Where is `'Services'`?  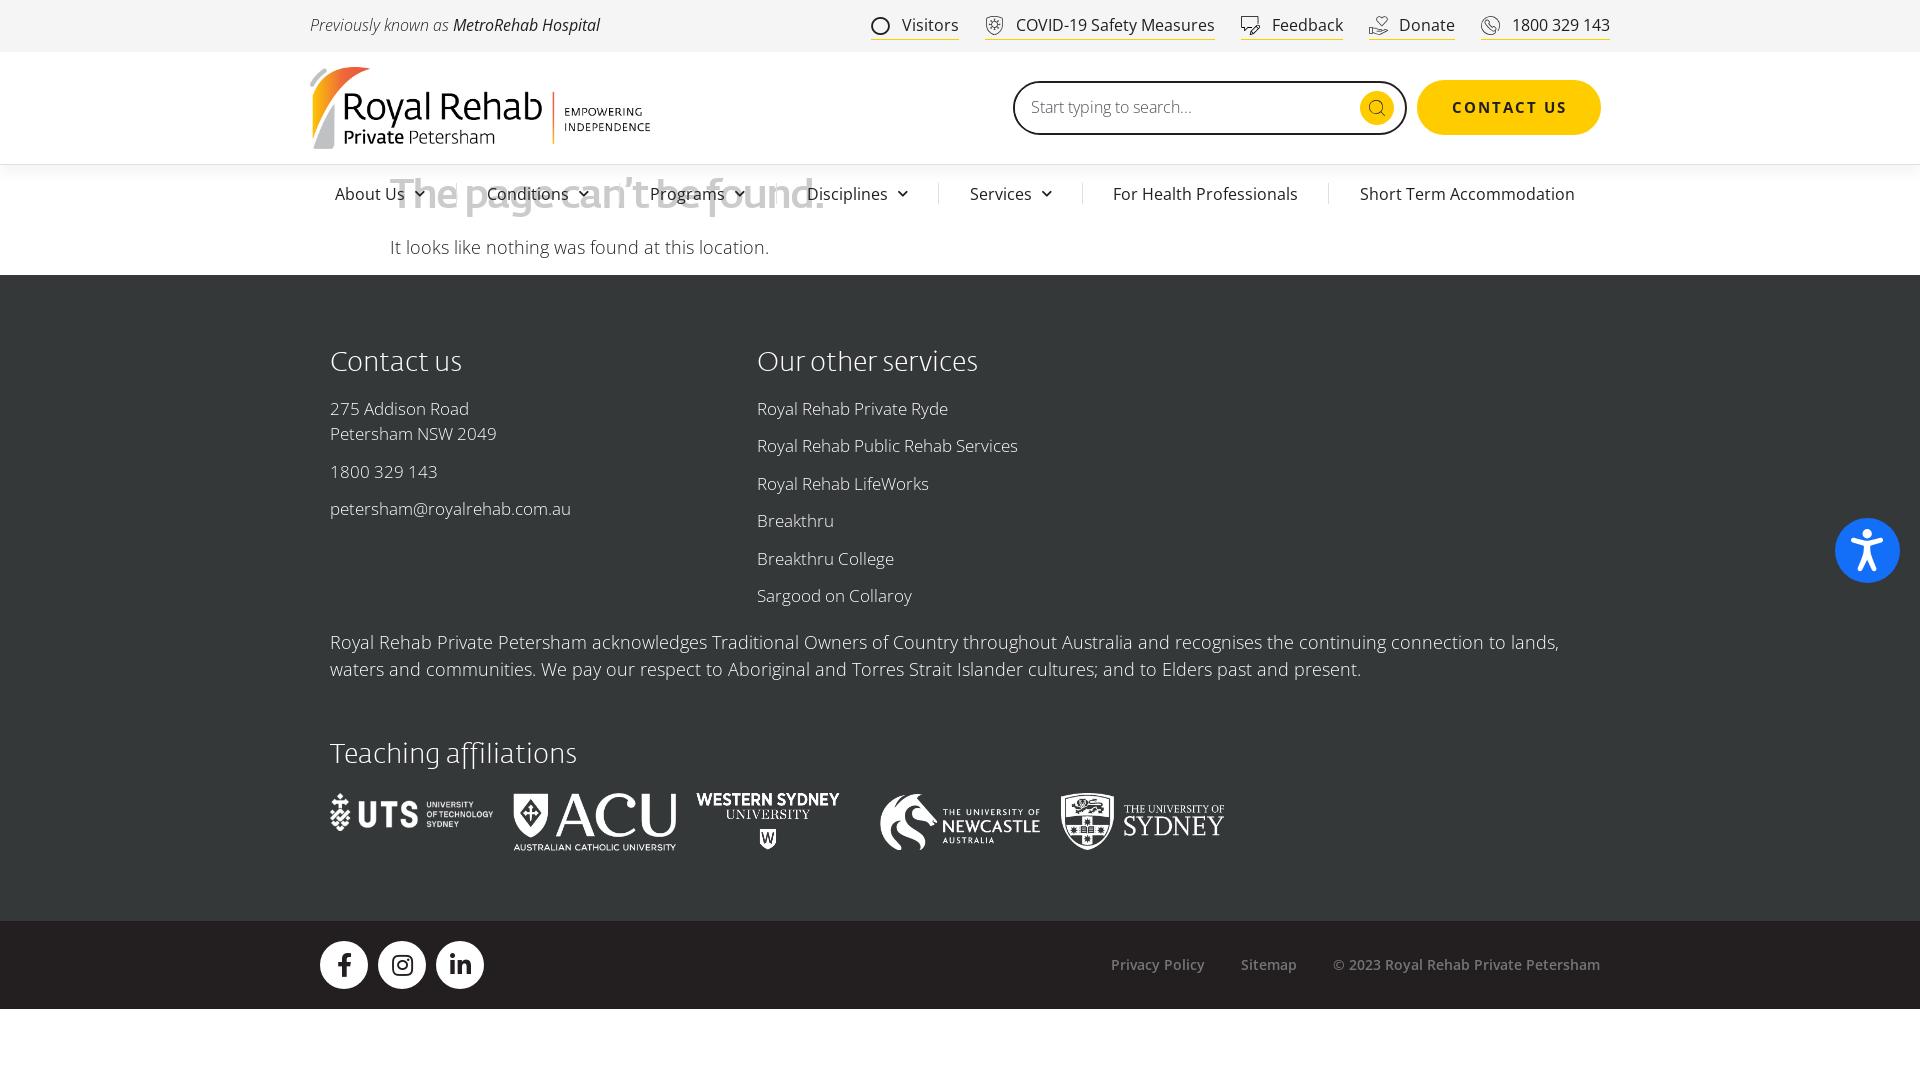 'Services' is located at coordinates (938, 193).